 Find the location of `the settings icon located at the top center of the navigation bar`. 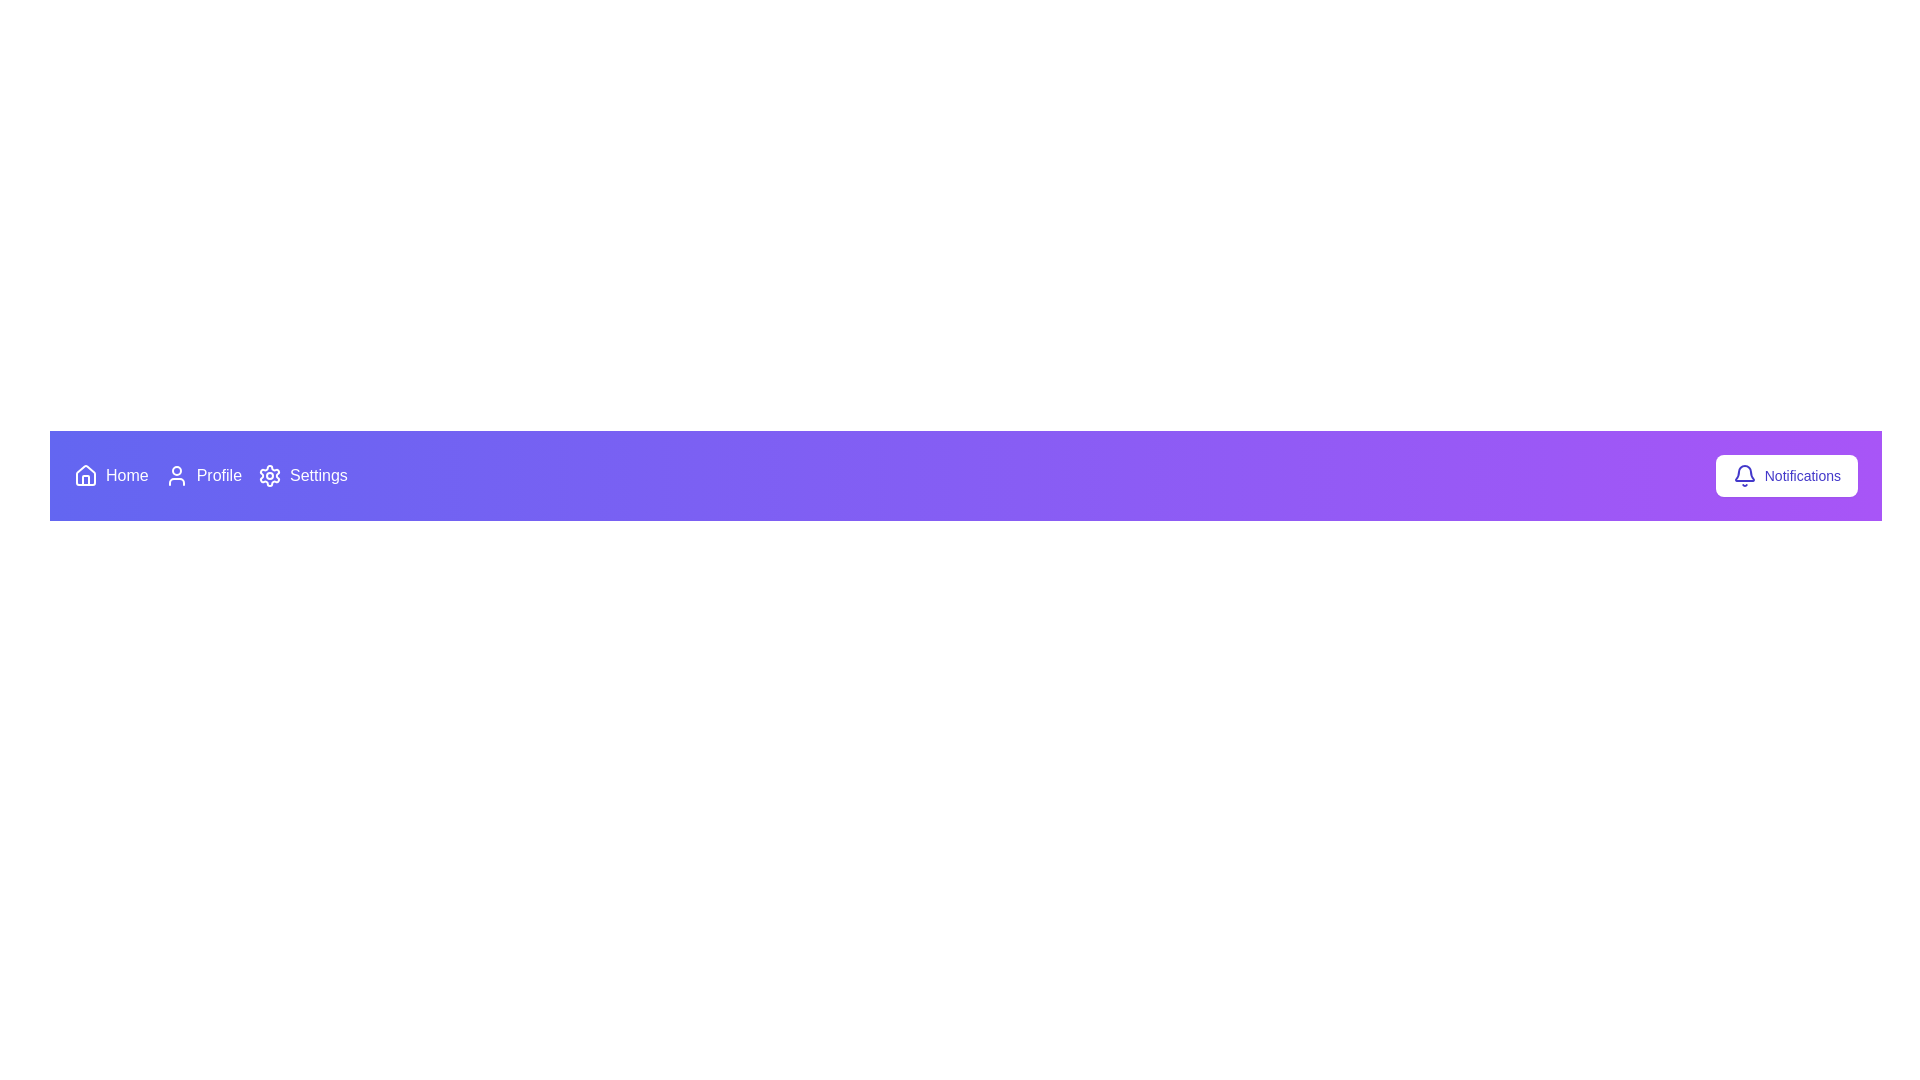

the settings icon located at the top center of the navigation bar is located at coordinates (269, 475).